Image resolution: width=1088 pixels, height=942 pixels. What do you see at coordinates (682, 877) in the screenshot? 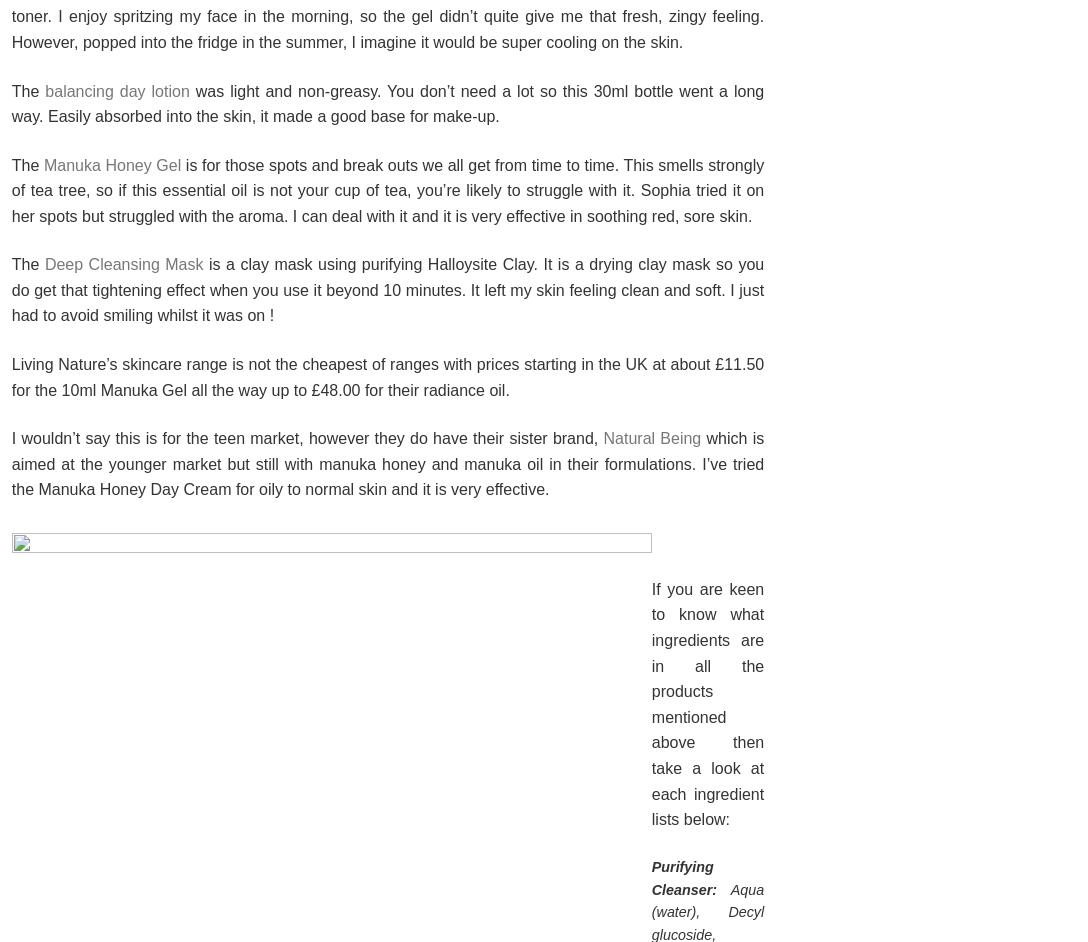
I see `'Purifying Cleanser:'` at bounding box center [682, 877].